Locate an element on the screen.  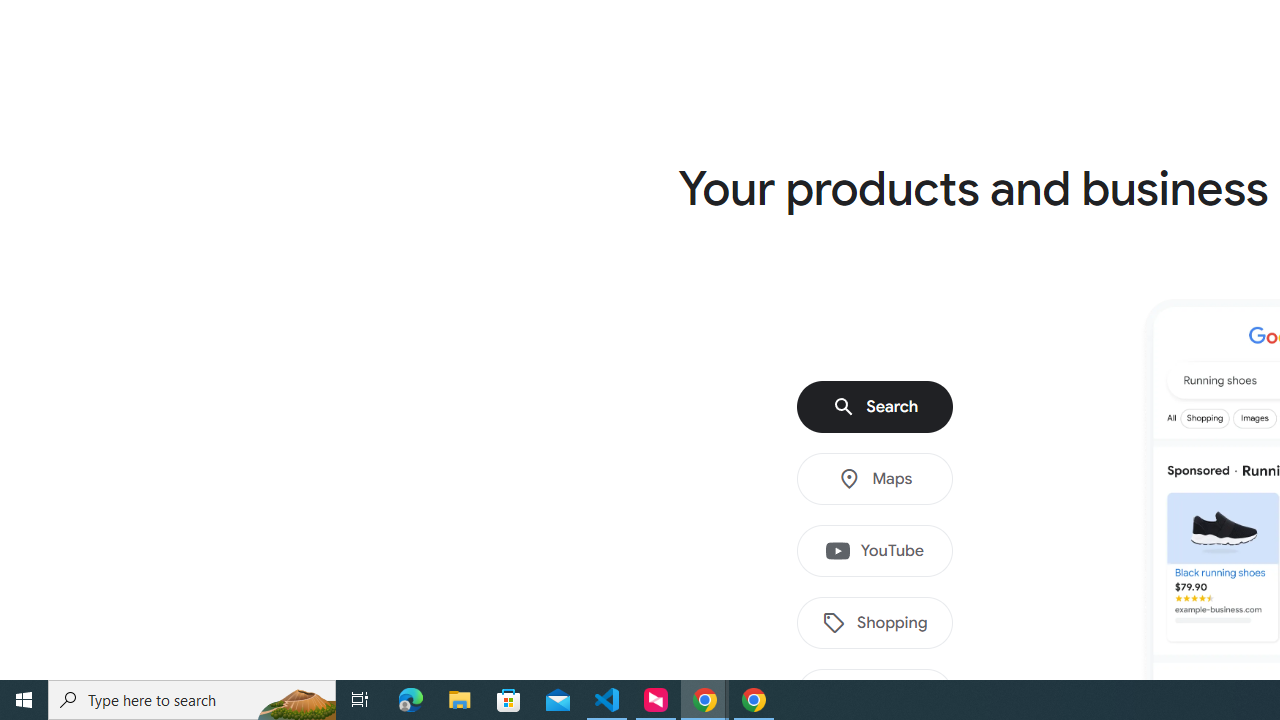
'Maps' is located at coordinates (875, 479).